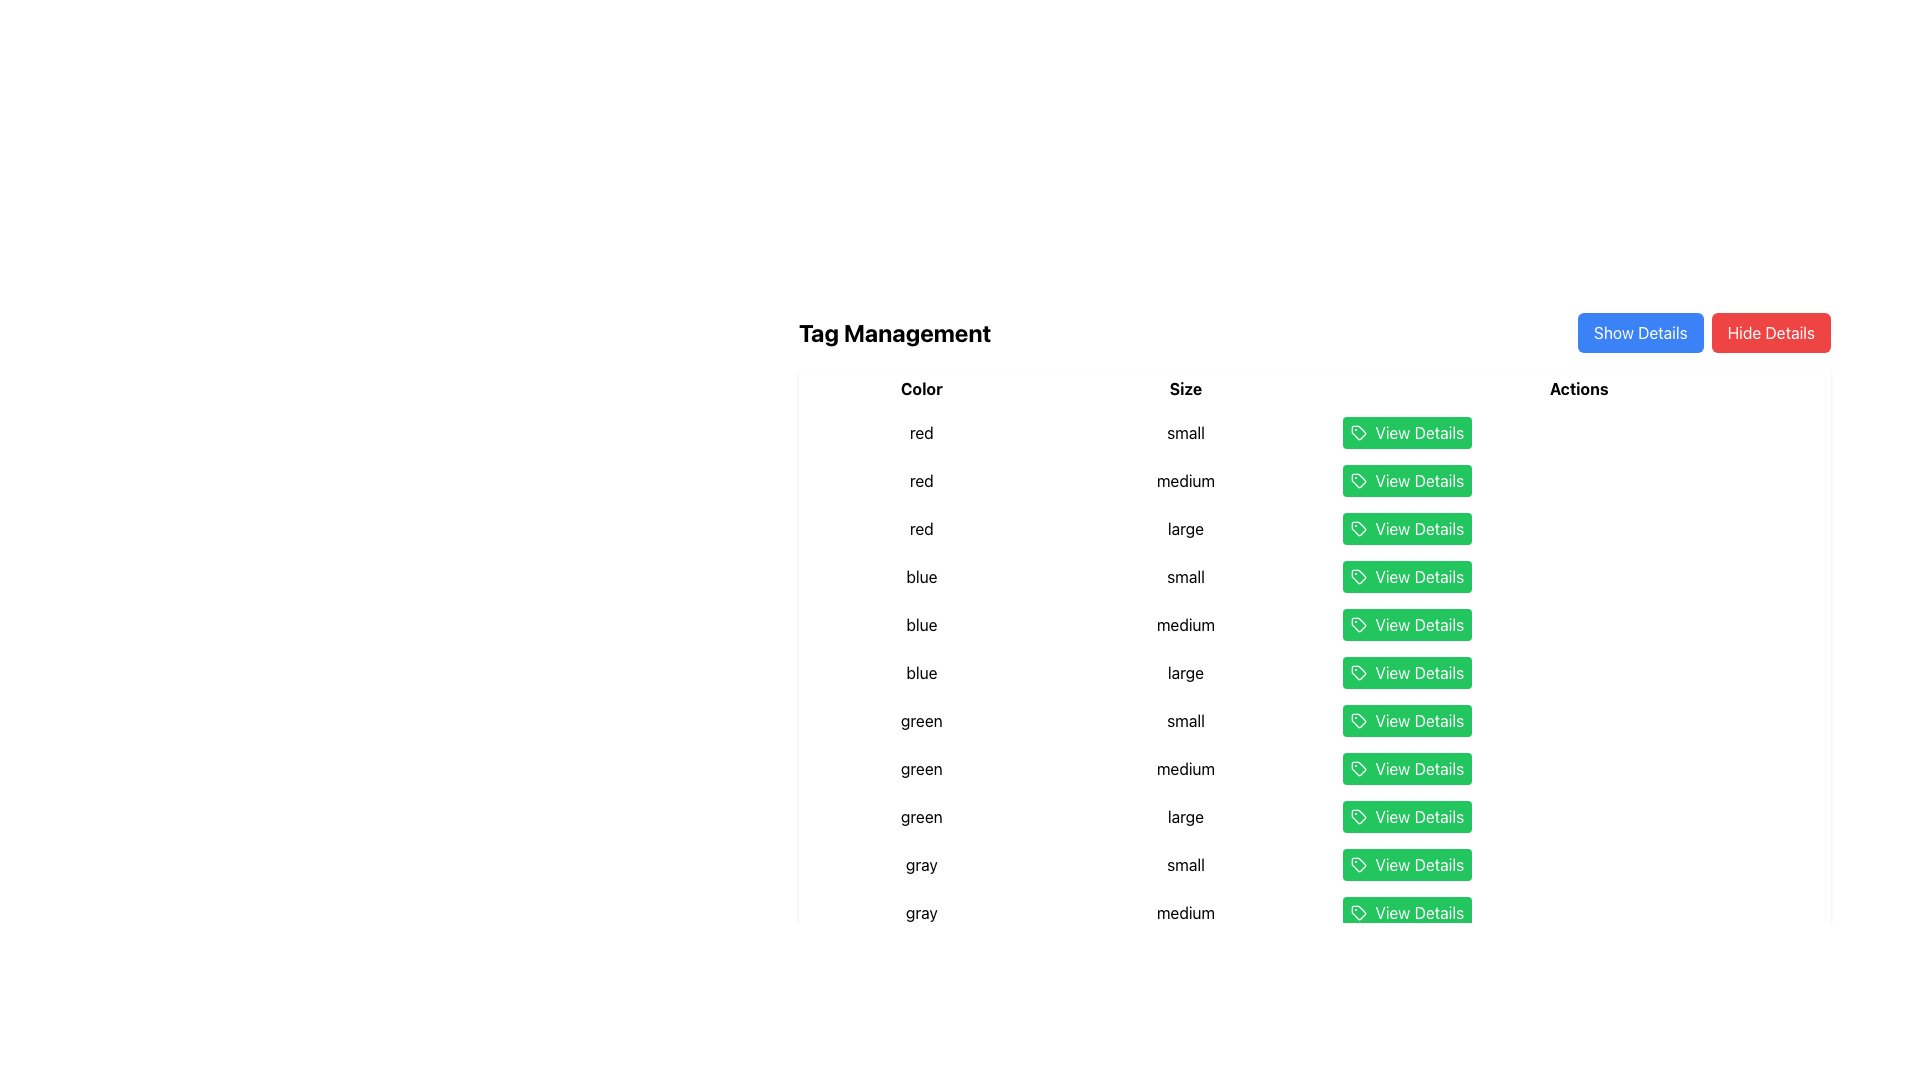 The image size is (1920, 1080). What do you see at coordinates (1359, 527) in the screenshot?
I see `the tag icon within the 'View Details' button located in the 'Actions' column of the table row associated with the color 'blue' and size 'large'` at bounding box center [1359, 527].